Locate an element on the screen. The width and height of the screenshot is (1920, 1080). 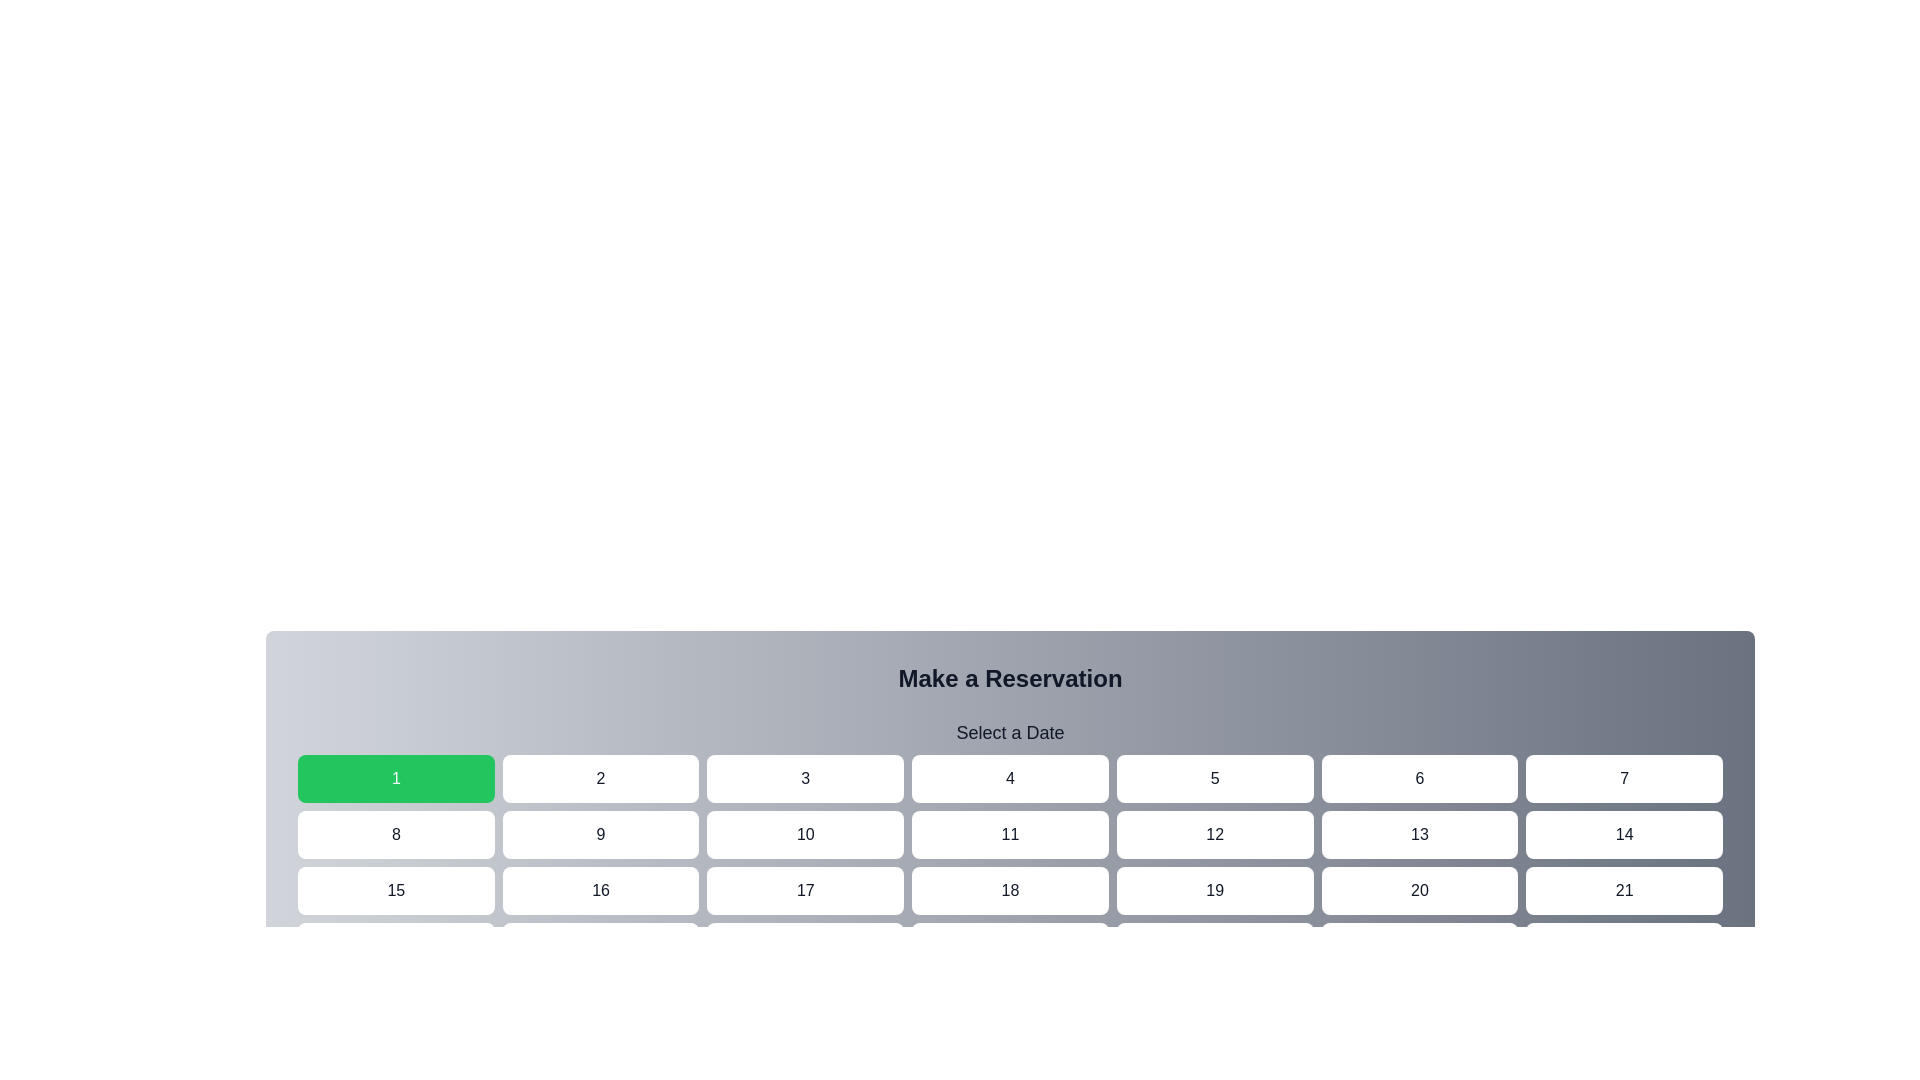
the button located in the first row and third column under the 'Make a Reservation' section is located at coordinates (805, 778).